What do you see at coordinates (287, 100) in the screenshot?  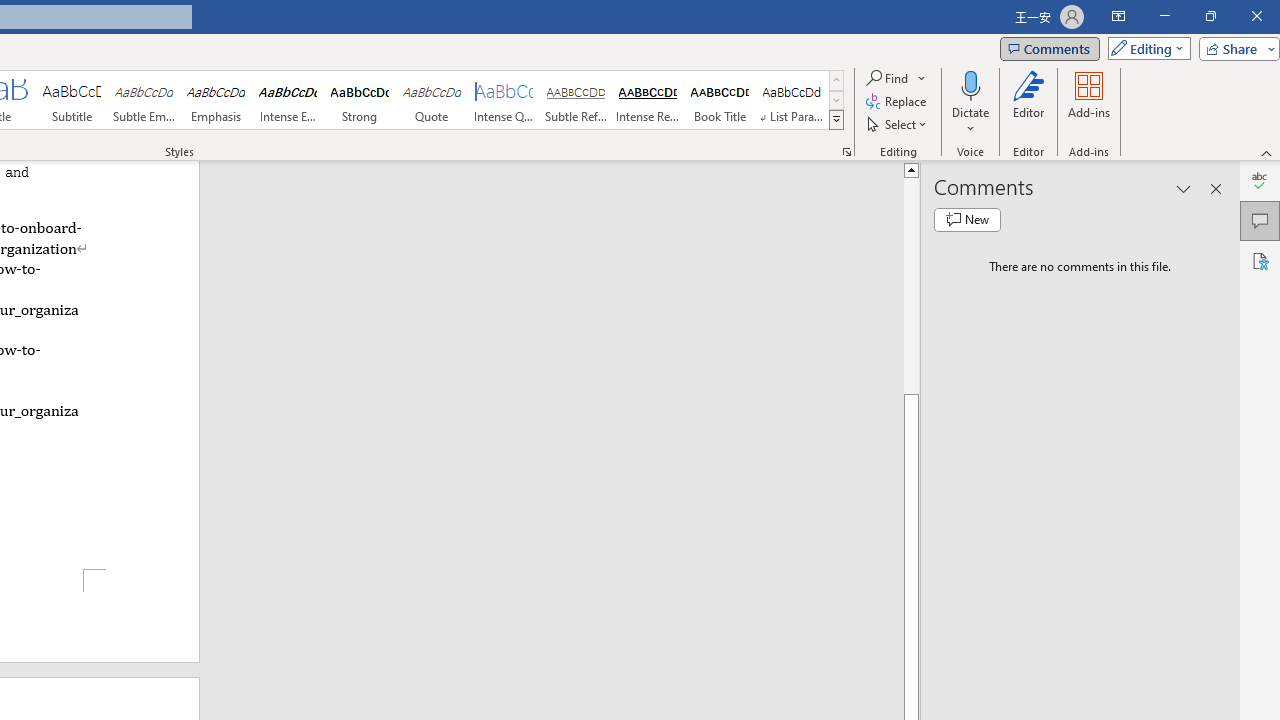 I see `'Intense Emphasis'` at bounding box center [287, 100].